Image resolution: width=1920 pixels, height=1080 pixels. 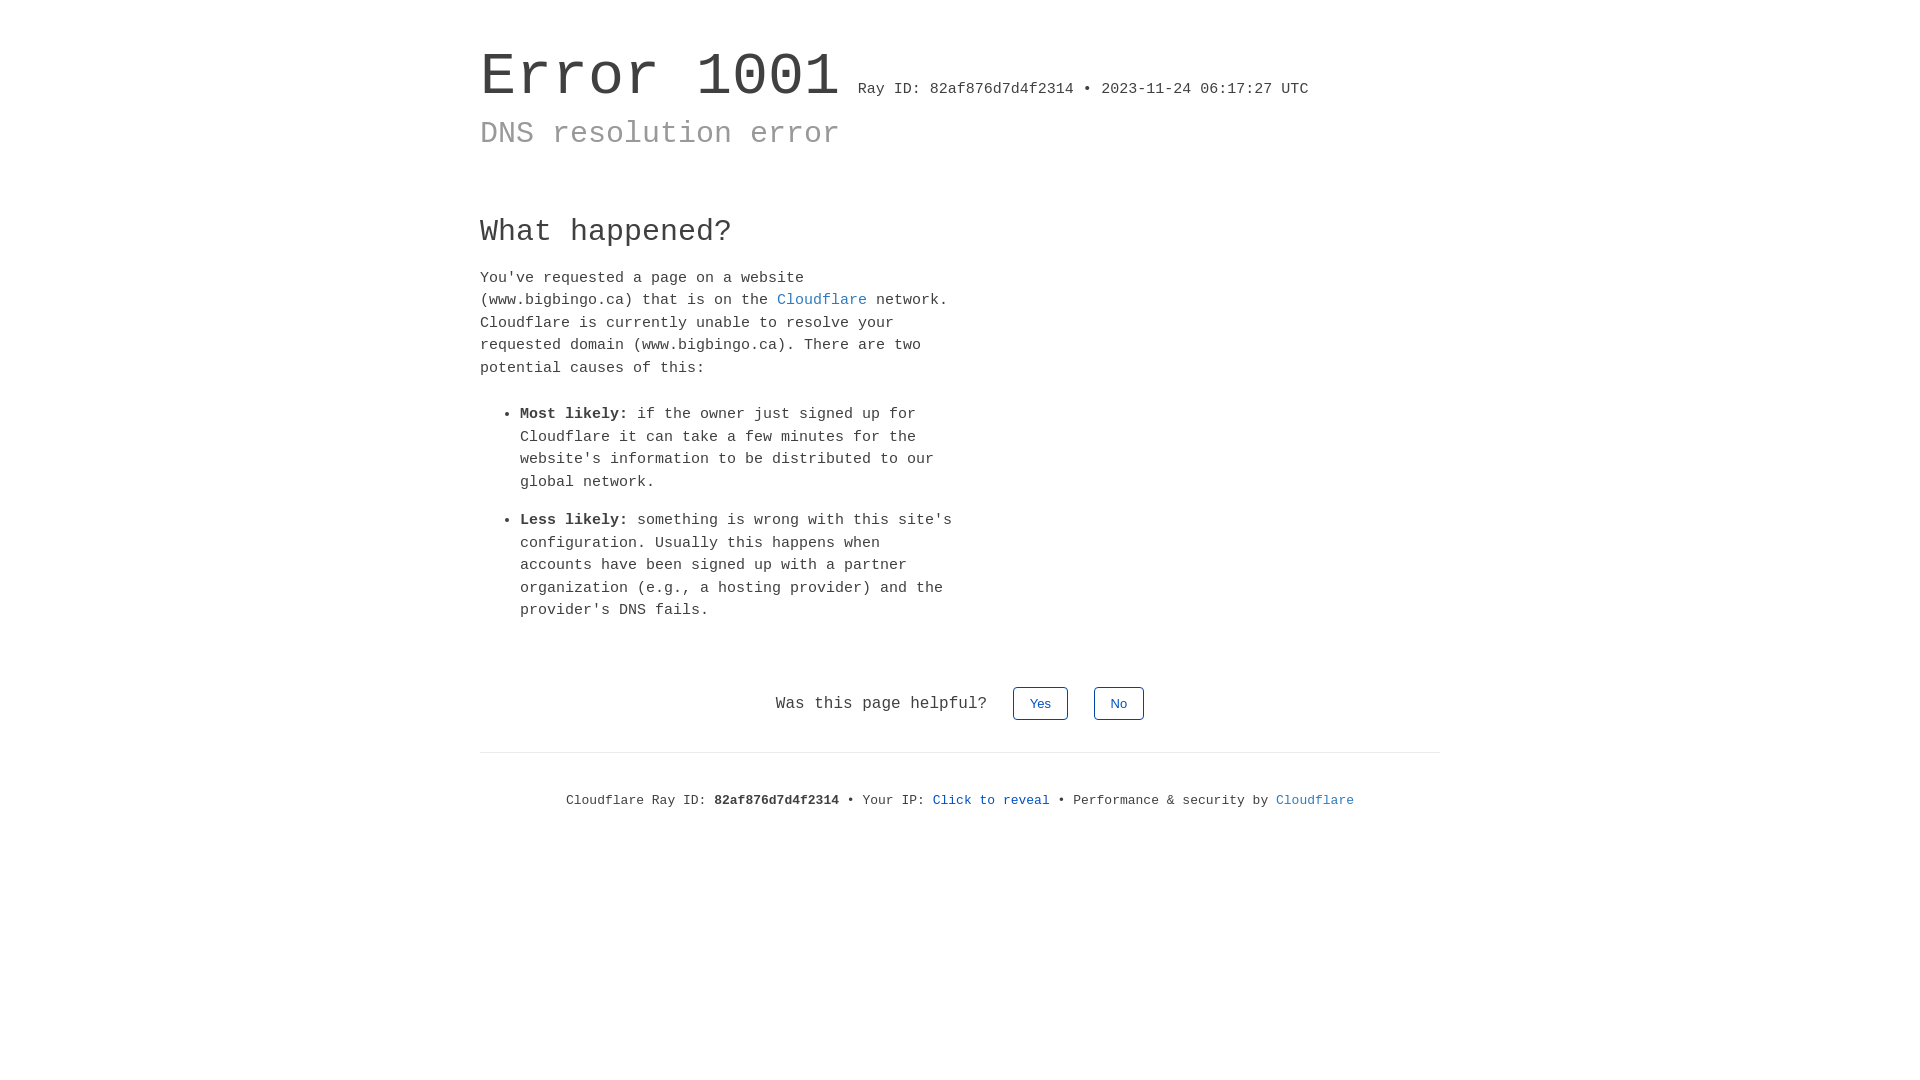 What do you see at coordinates (1040, 701) in the screenshot?
I see `'Yes'` at bounding box center [1040, 701].